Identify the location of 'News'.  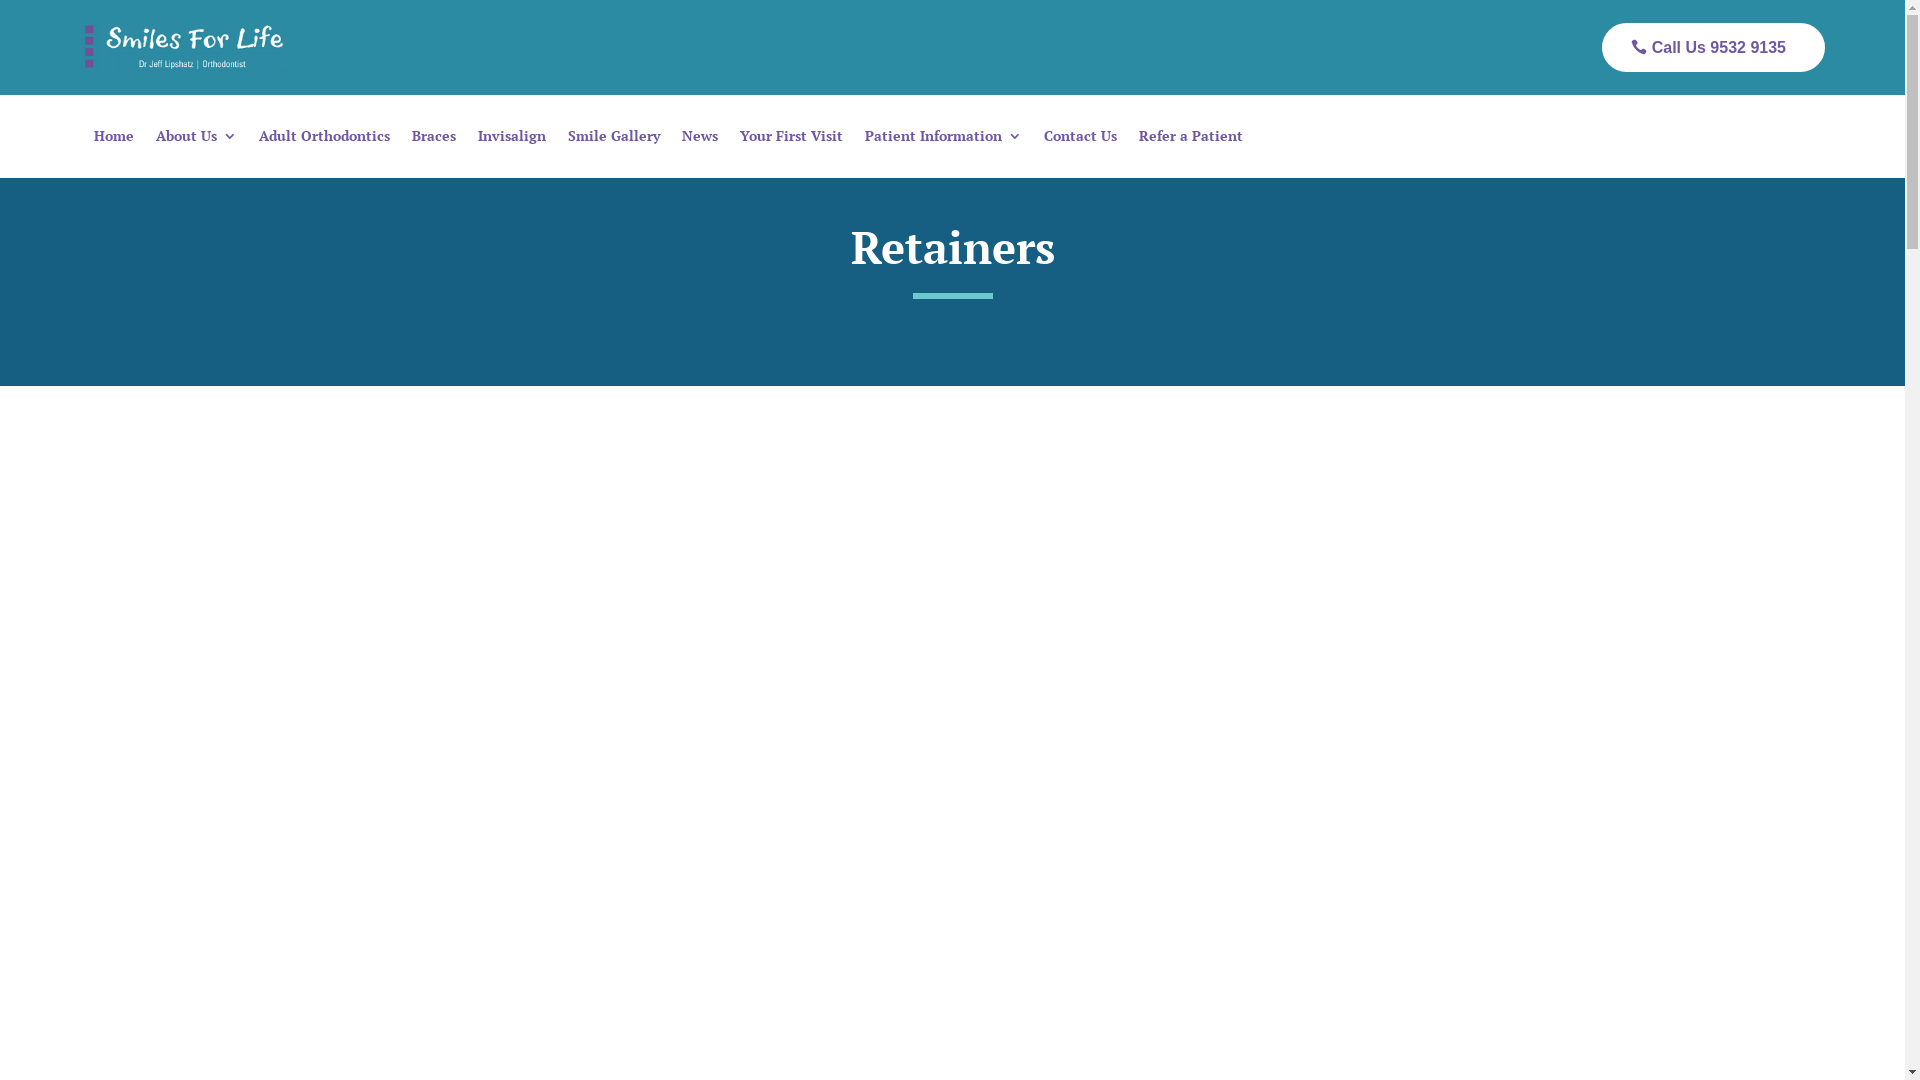
(681, 138).